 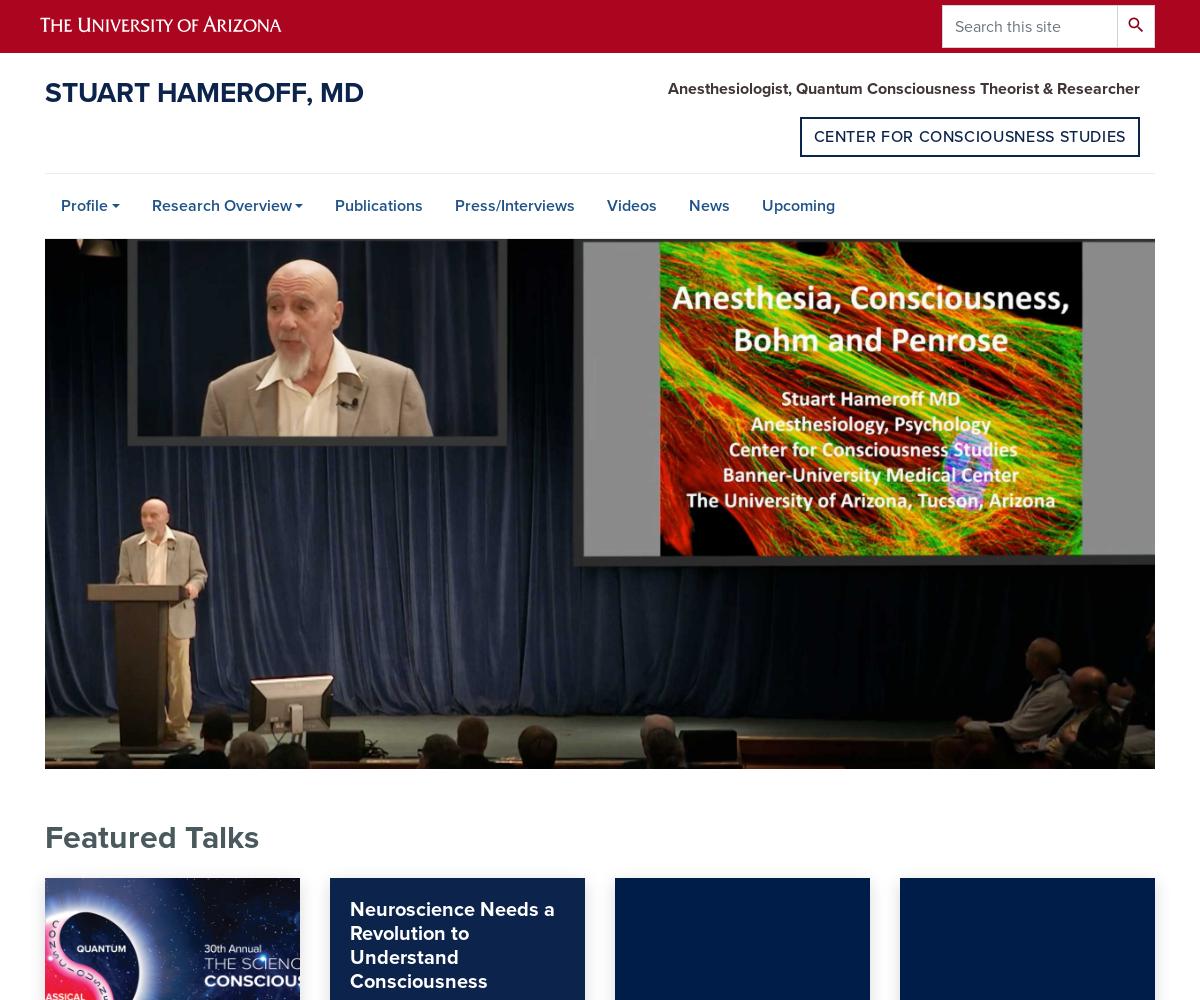 What do you see at coordinates (451, 945) in the screenshot?
I see `'Neuroscience Needs a Revolution to Understand Consciousness'` at bounding box center [451, 945].